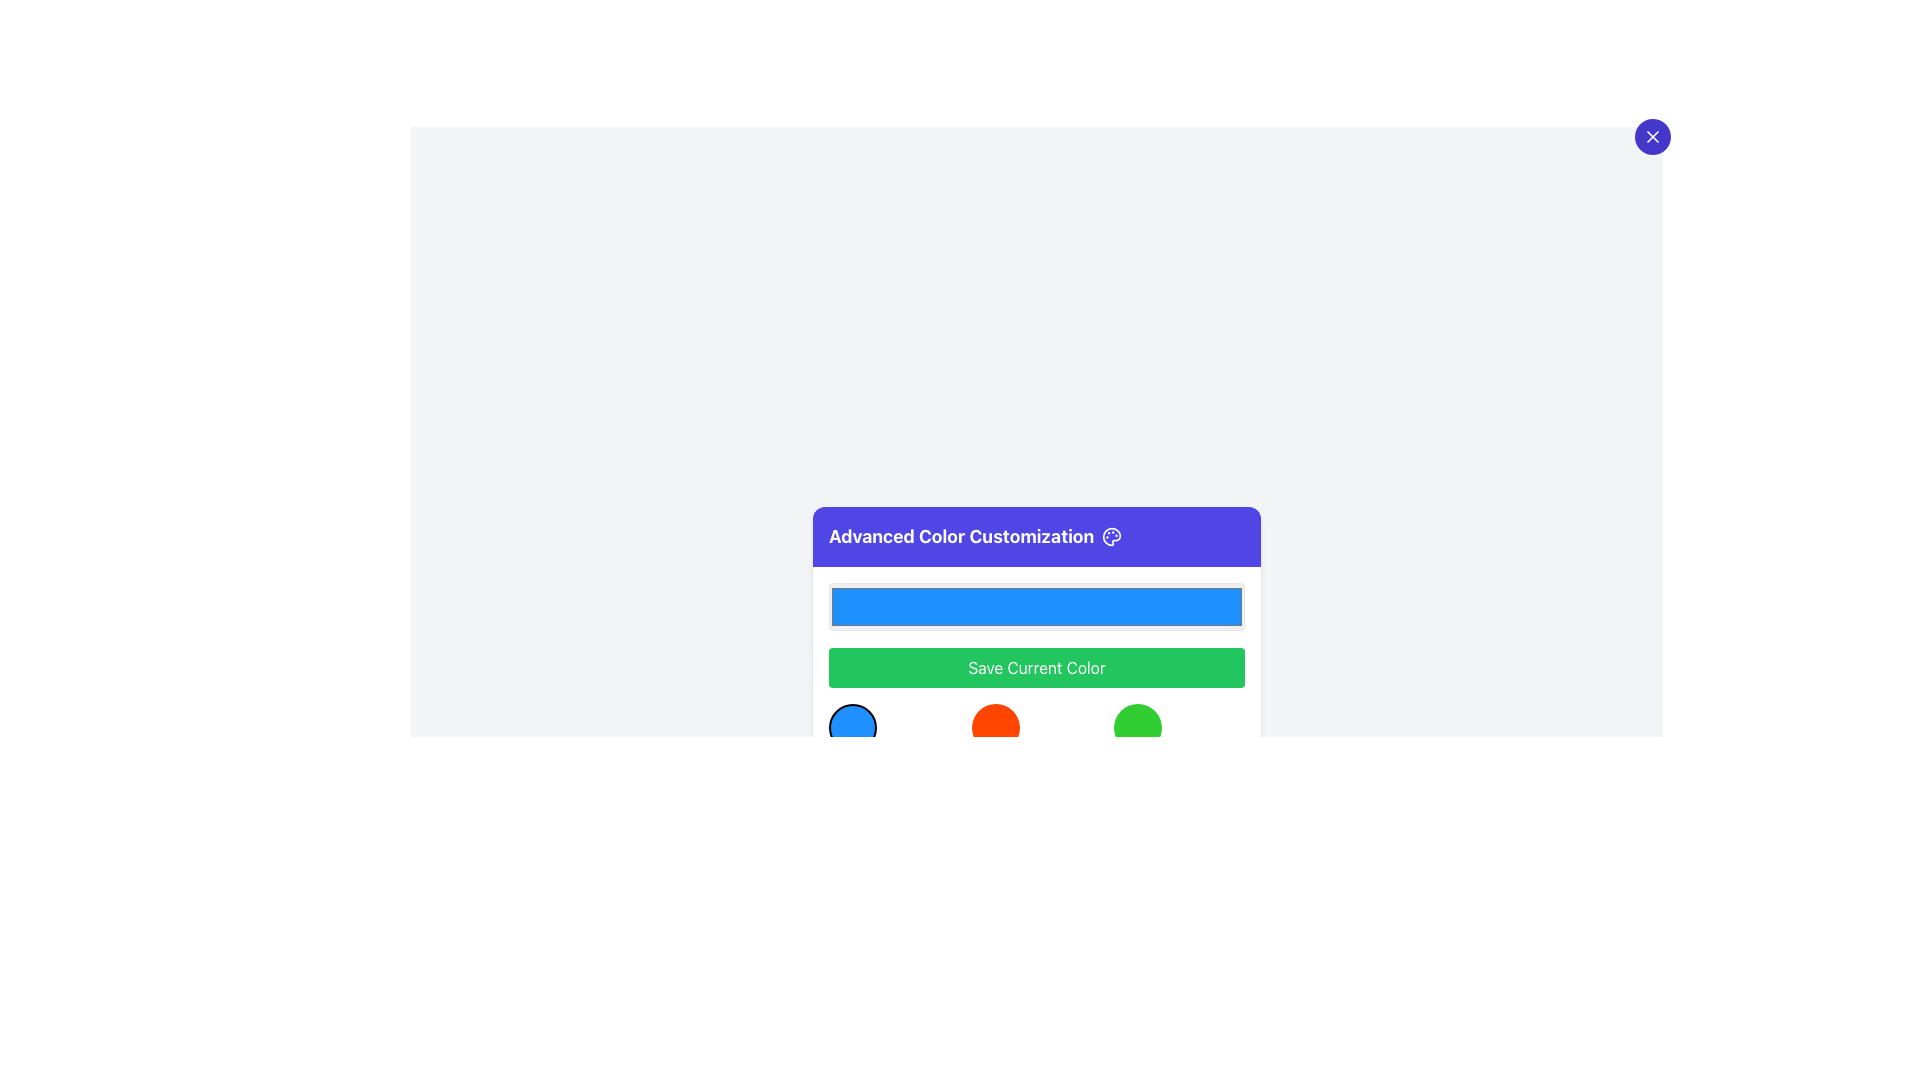 Image resolution: width=1920 pixels, height=1080 pixels. What do you see at coordinates (1137, 726) in the screenshot?
I see `the bright green circular color indicator in the top-right corner of its grid block` at bounding box center [1137, 726].